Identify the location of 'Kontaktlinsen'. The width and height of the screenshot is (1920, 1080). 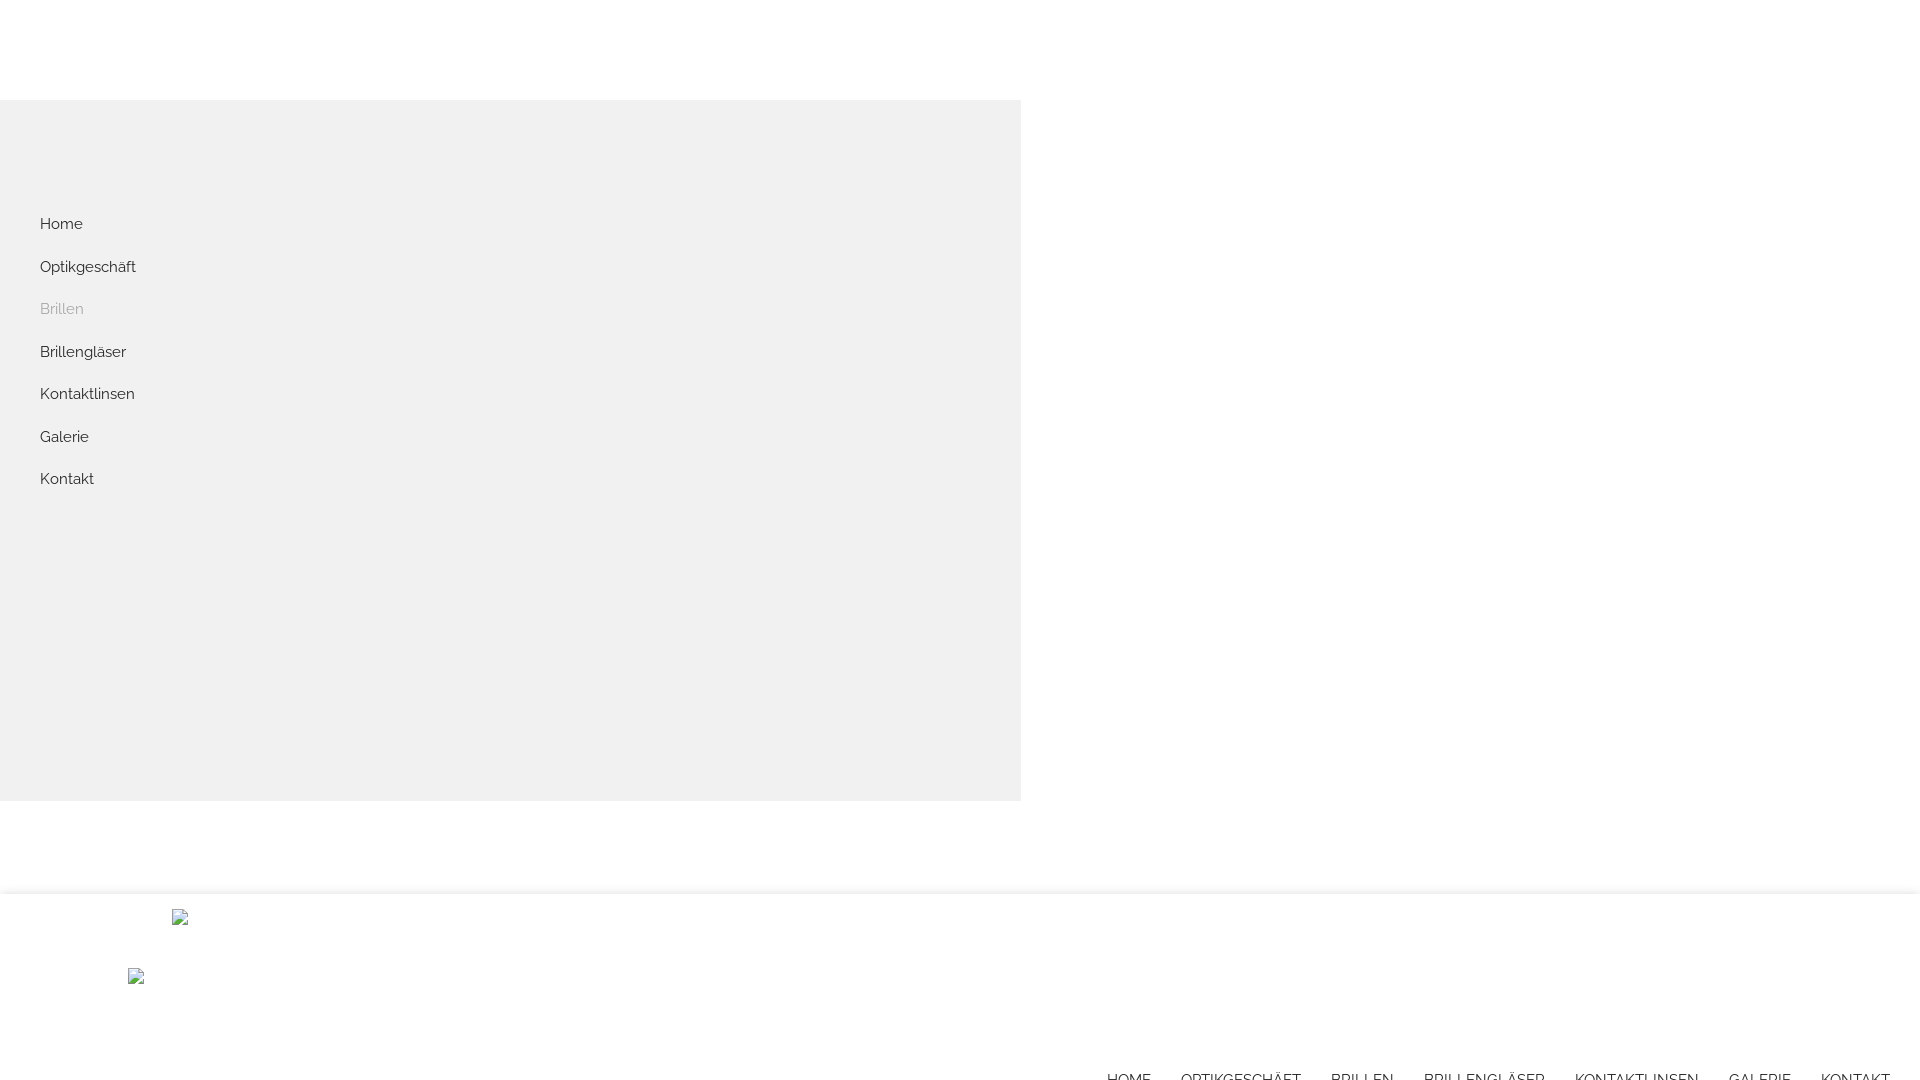
(39, 394).